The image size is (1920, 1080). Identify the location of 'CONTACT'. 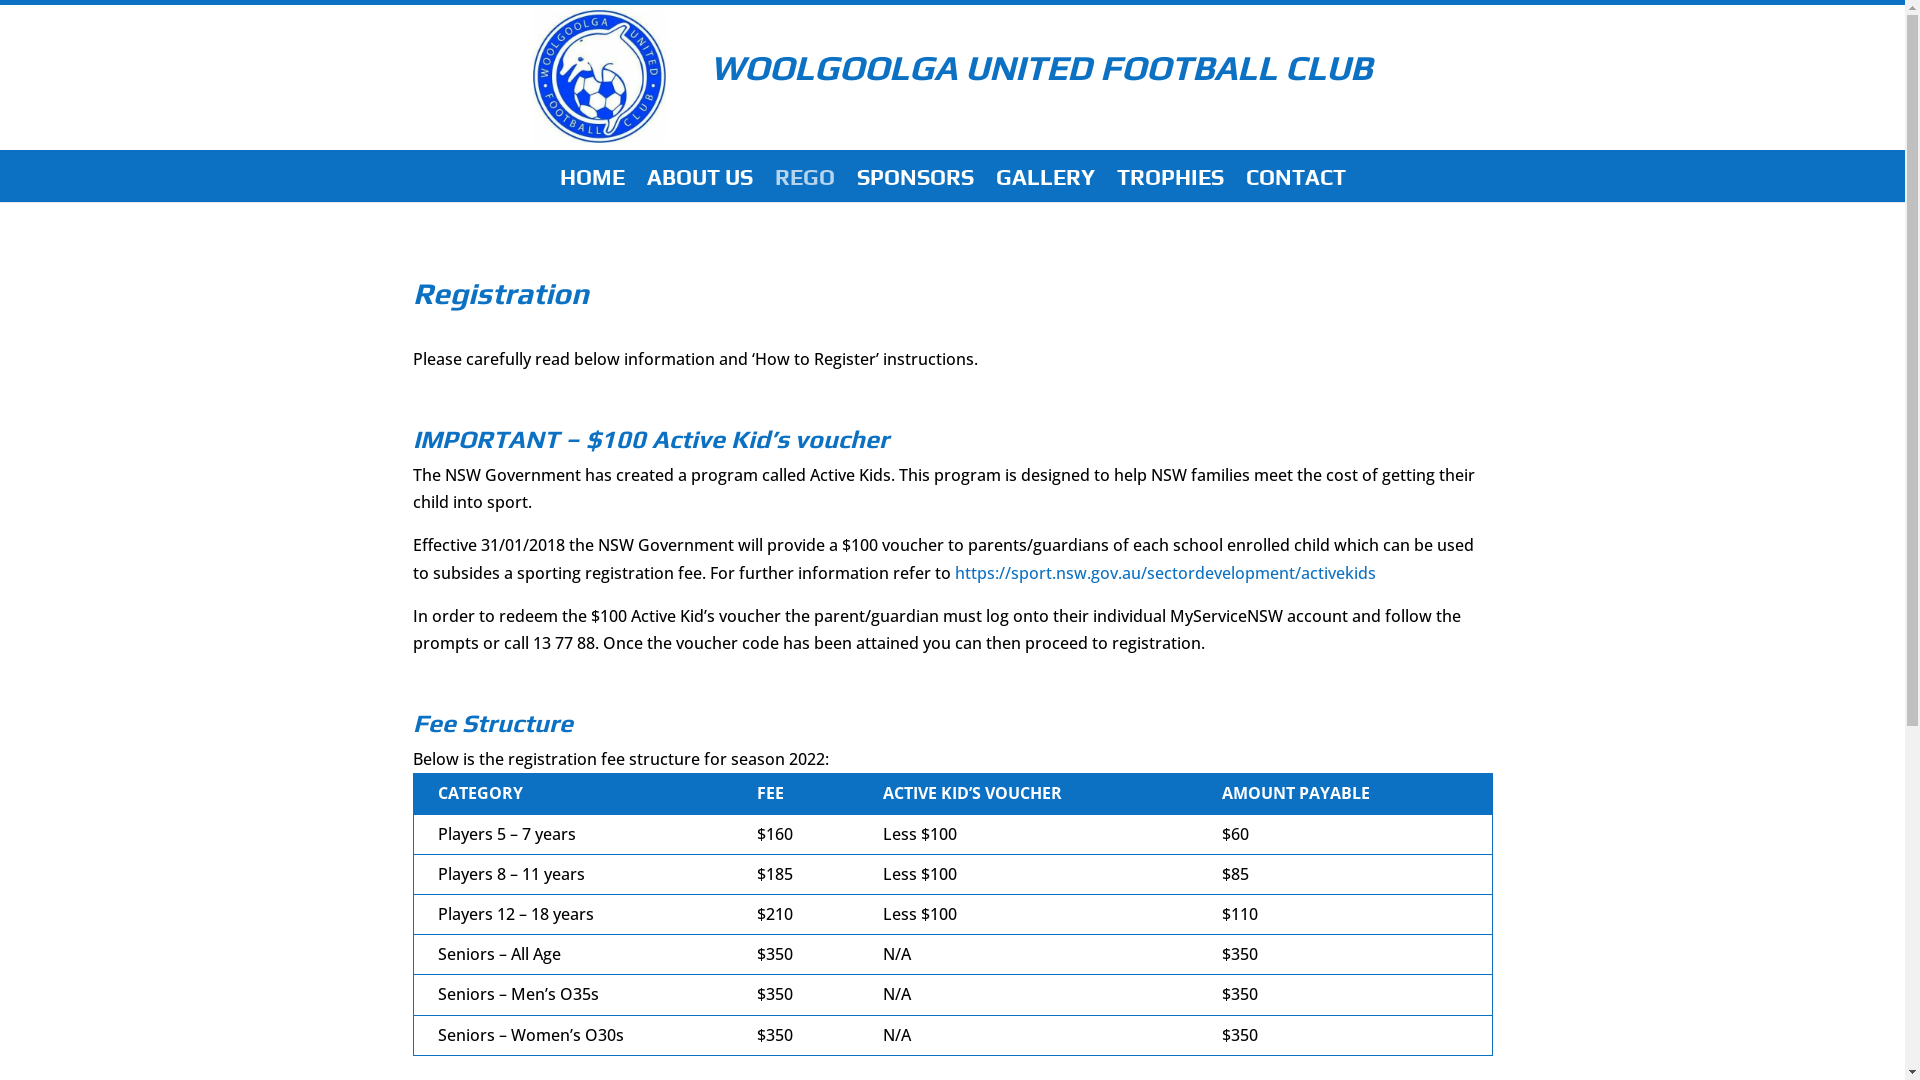
(1296, 185).